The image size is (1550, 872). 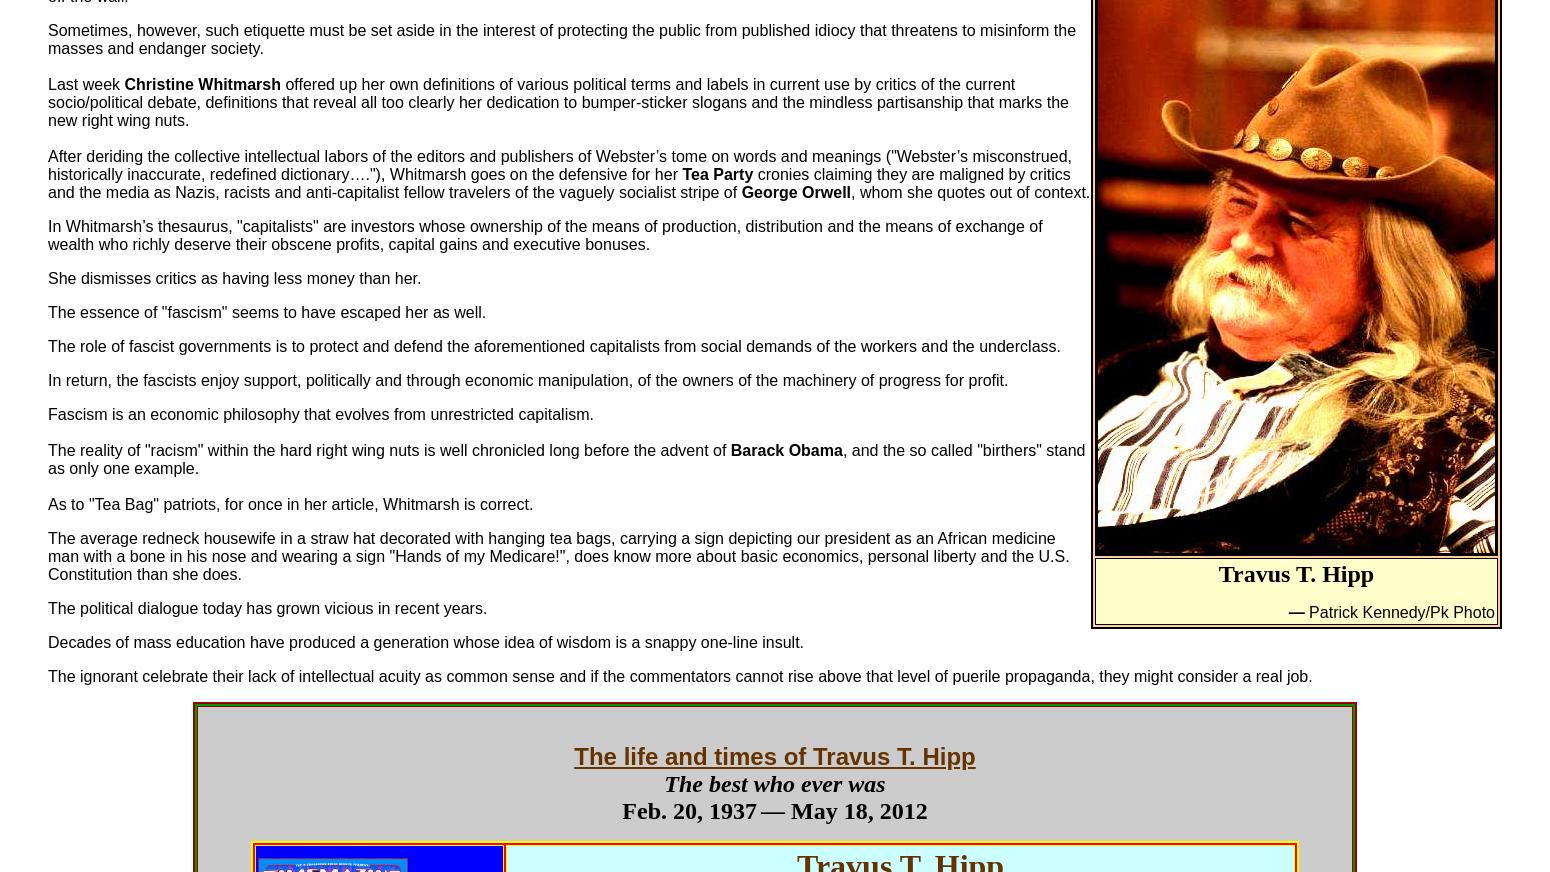 What do you see at coordinates (785, 449) in the screenshot?
I see `'Barack Obama'` at bounding box center [785, 449].